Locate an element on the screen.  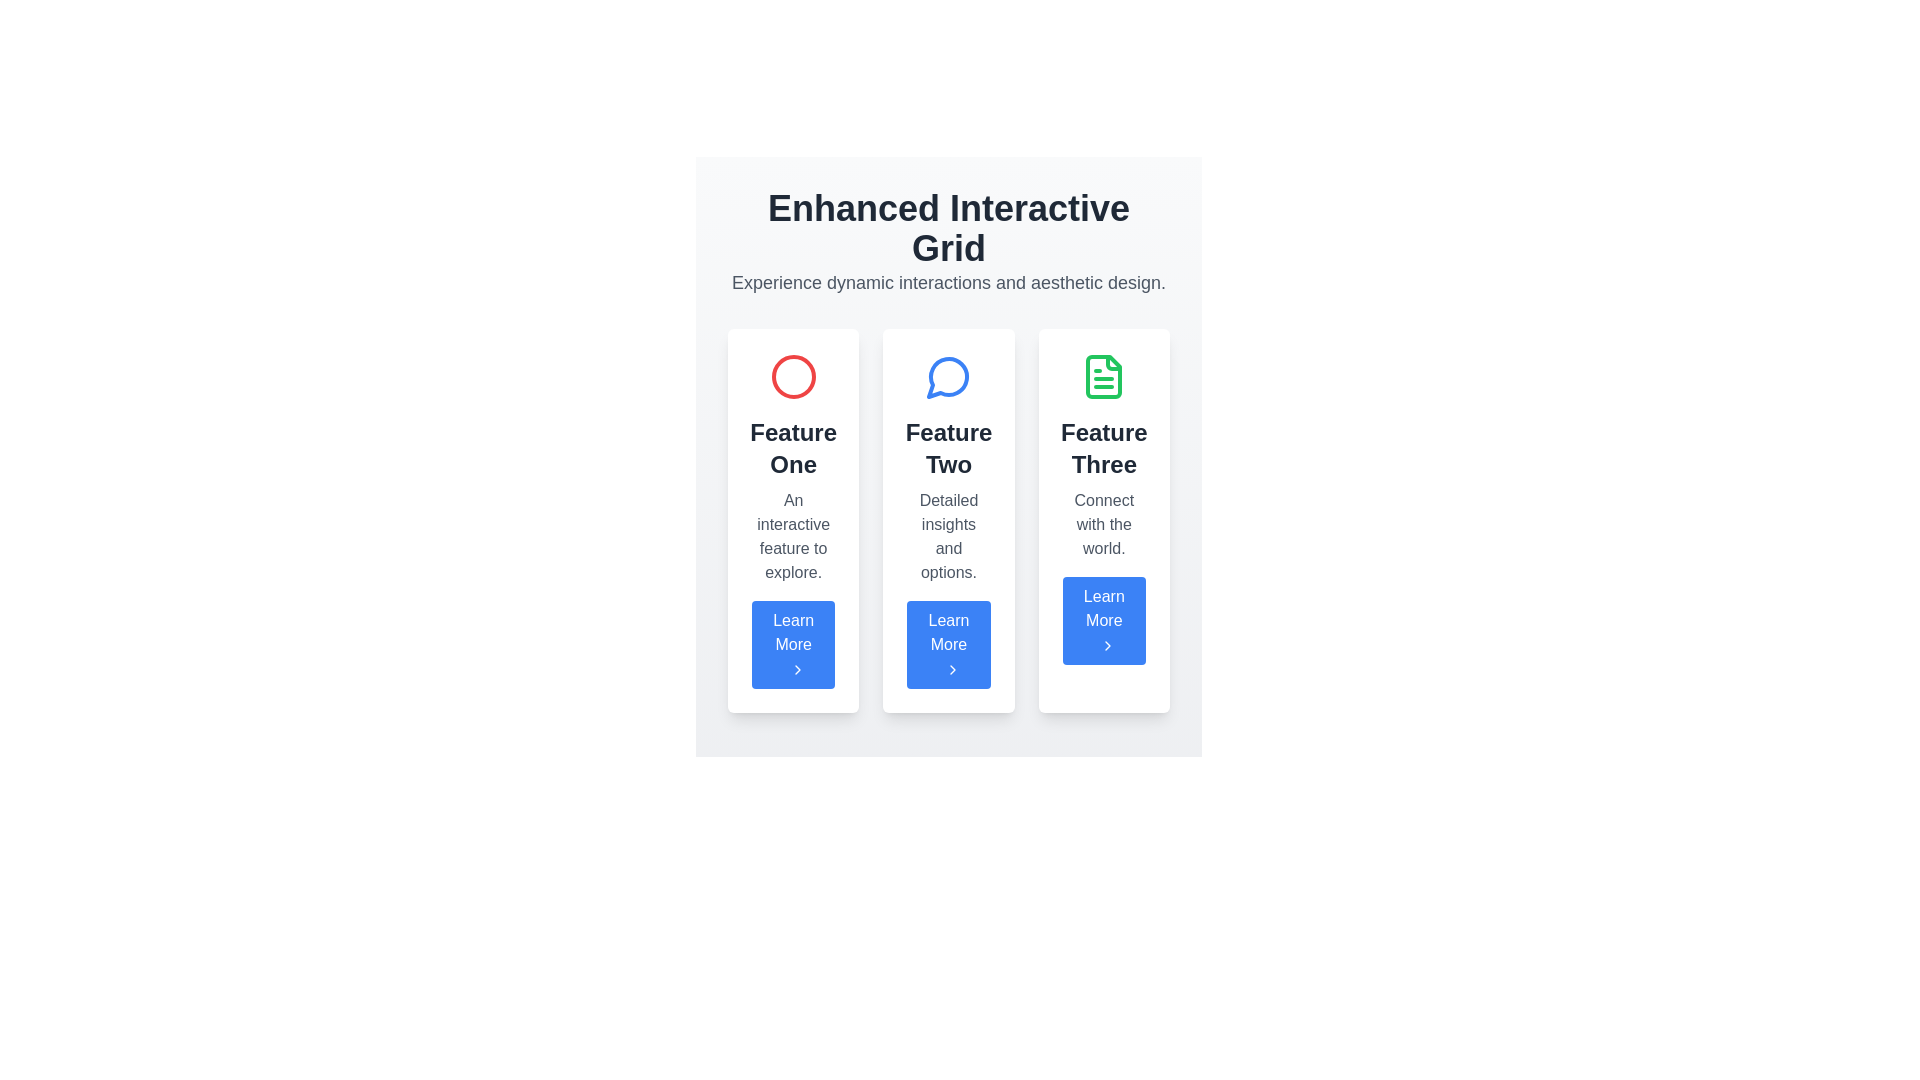
the chevron icon that indicates the 'Learn More' button leads to another page or section, which is located within the second button in a horizontal row beneath the 'Feature Two' card is located at coordinates (951, 669).